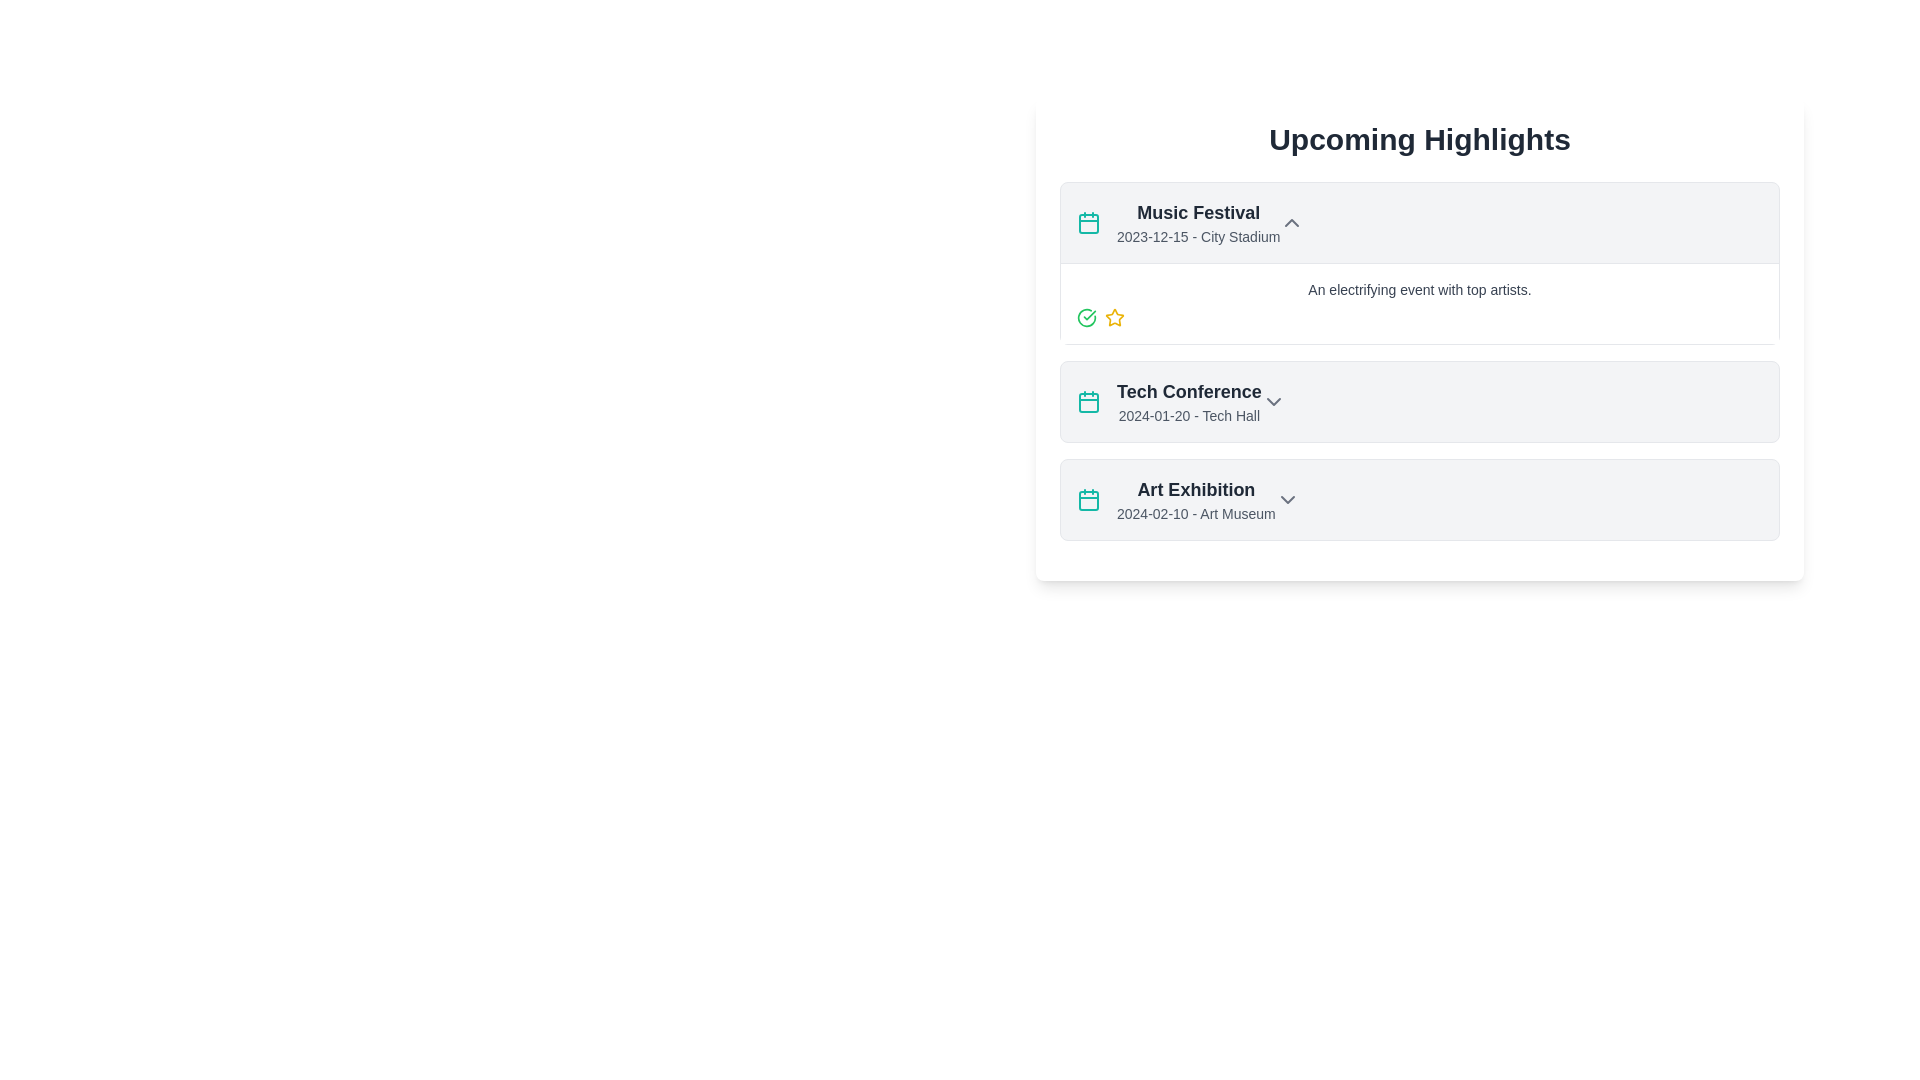  What do you see at coordinates (1085, 316) in the screenshot?
I see `the verified status icon in the first row of the 'Music Festival' event in the 'Upcoming Highlights' section to observe the tooltip or visual feedback` at bounding box center [1085, 316].